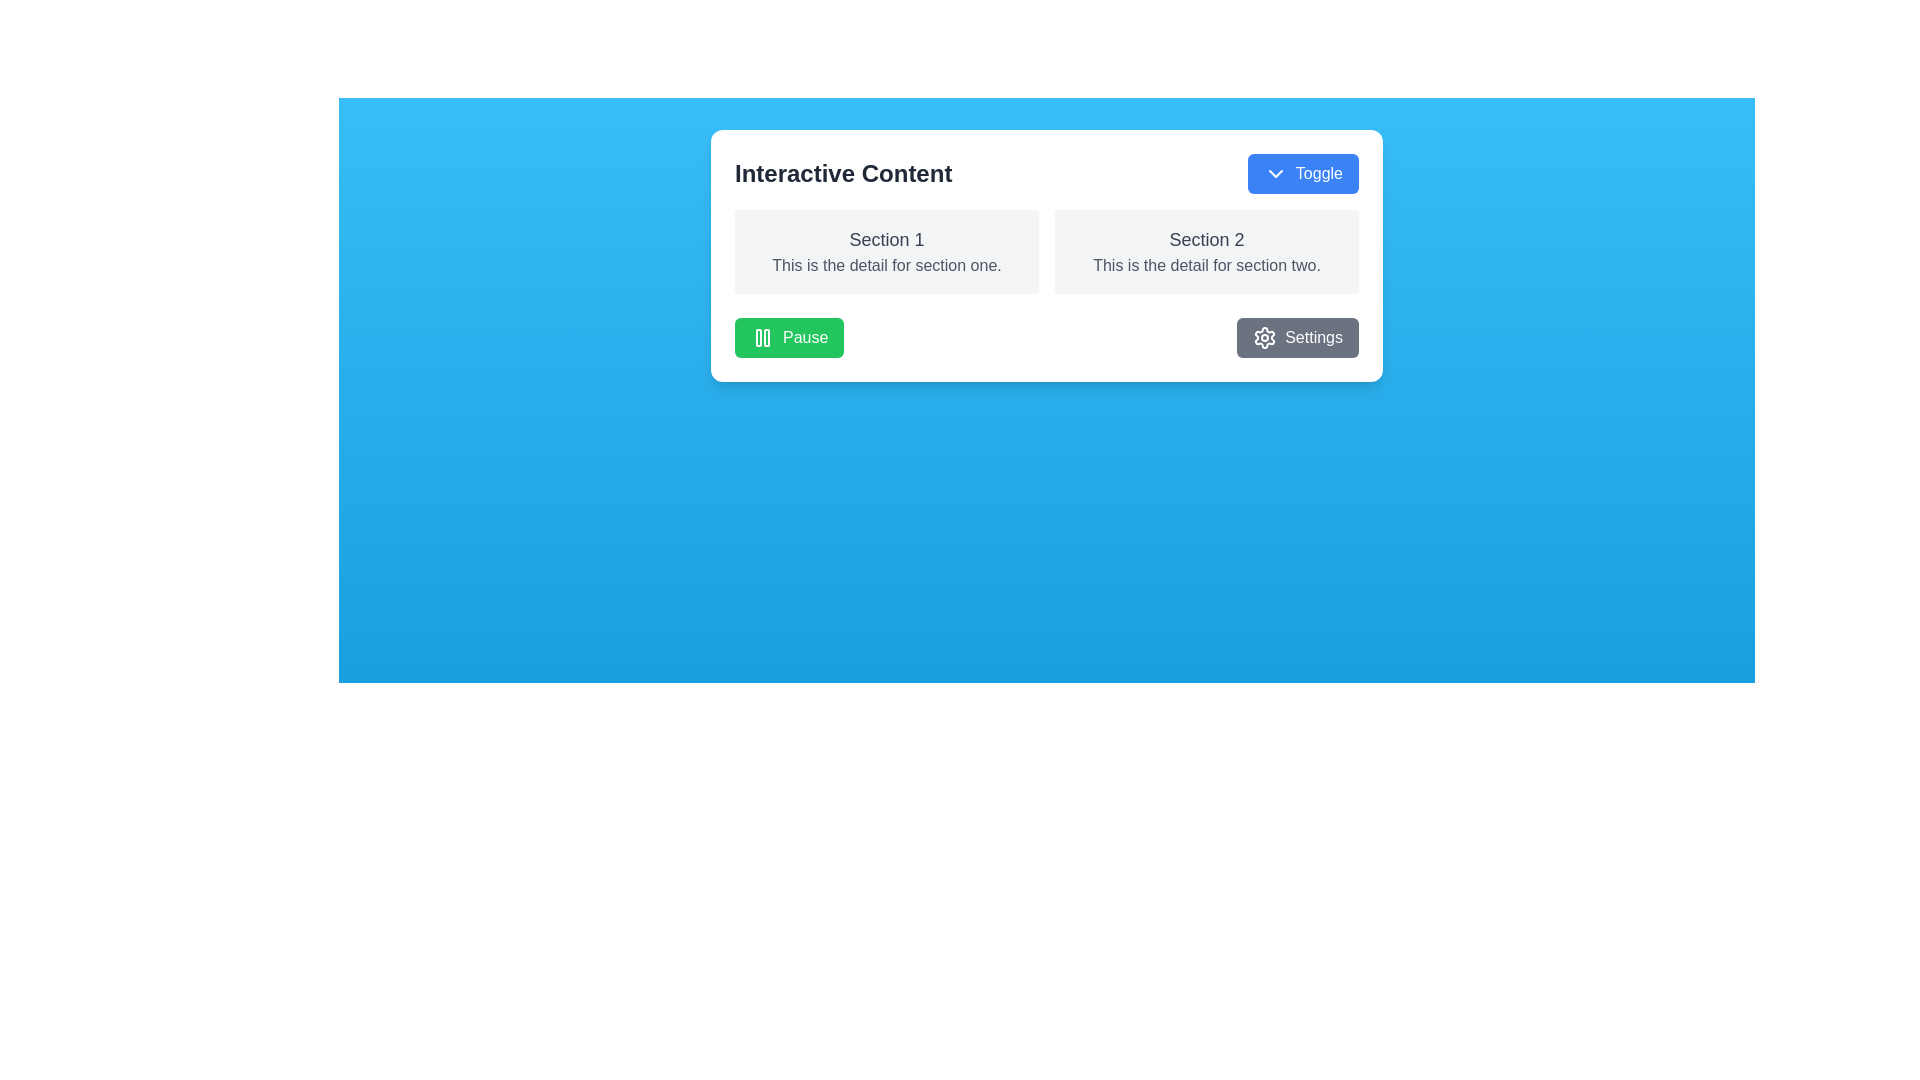  What do you see at coordinates (1205, 250) in the screenshot?
I see `the static informational display box for Section 2, which is positioned to the right of the first box labeled 'Section 1'` at bounding box center [1205, 250].